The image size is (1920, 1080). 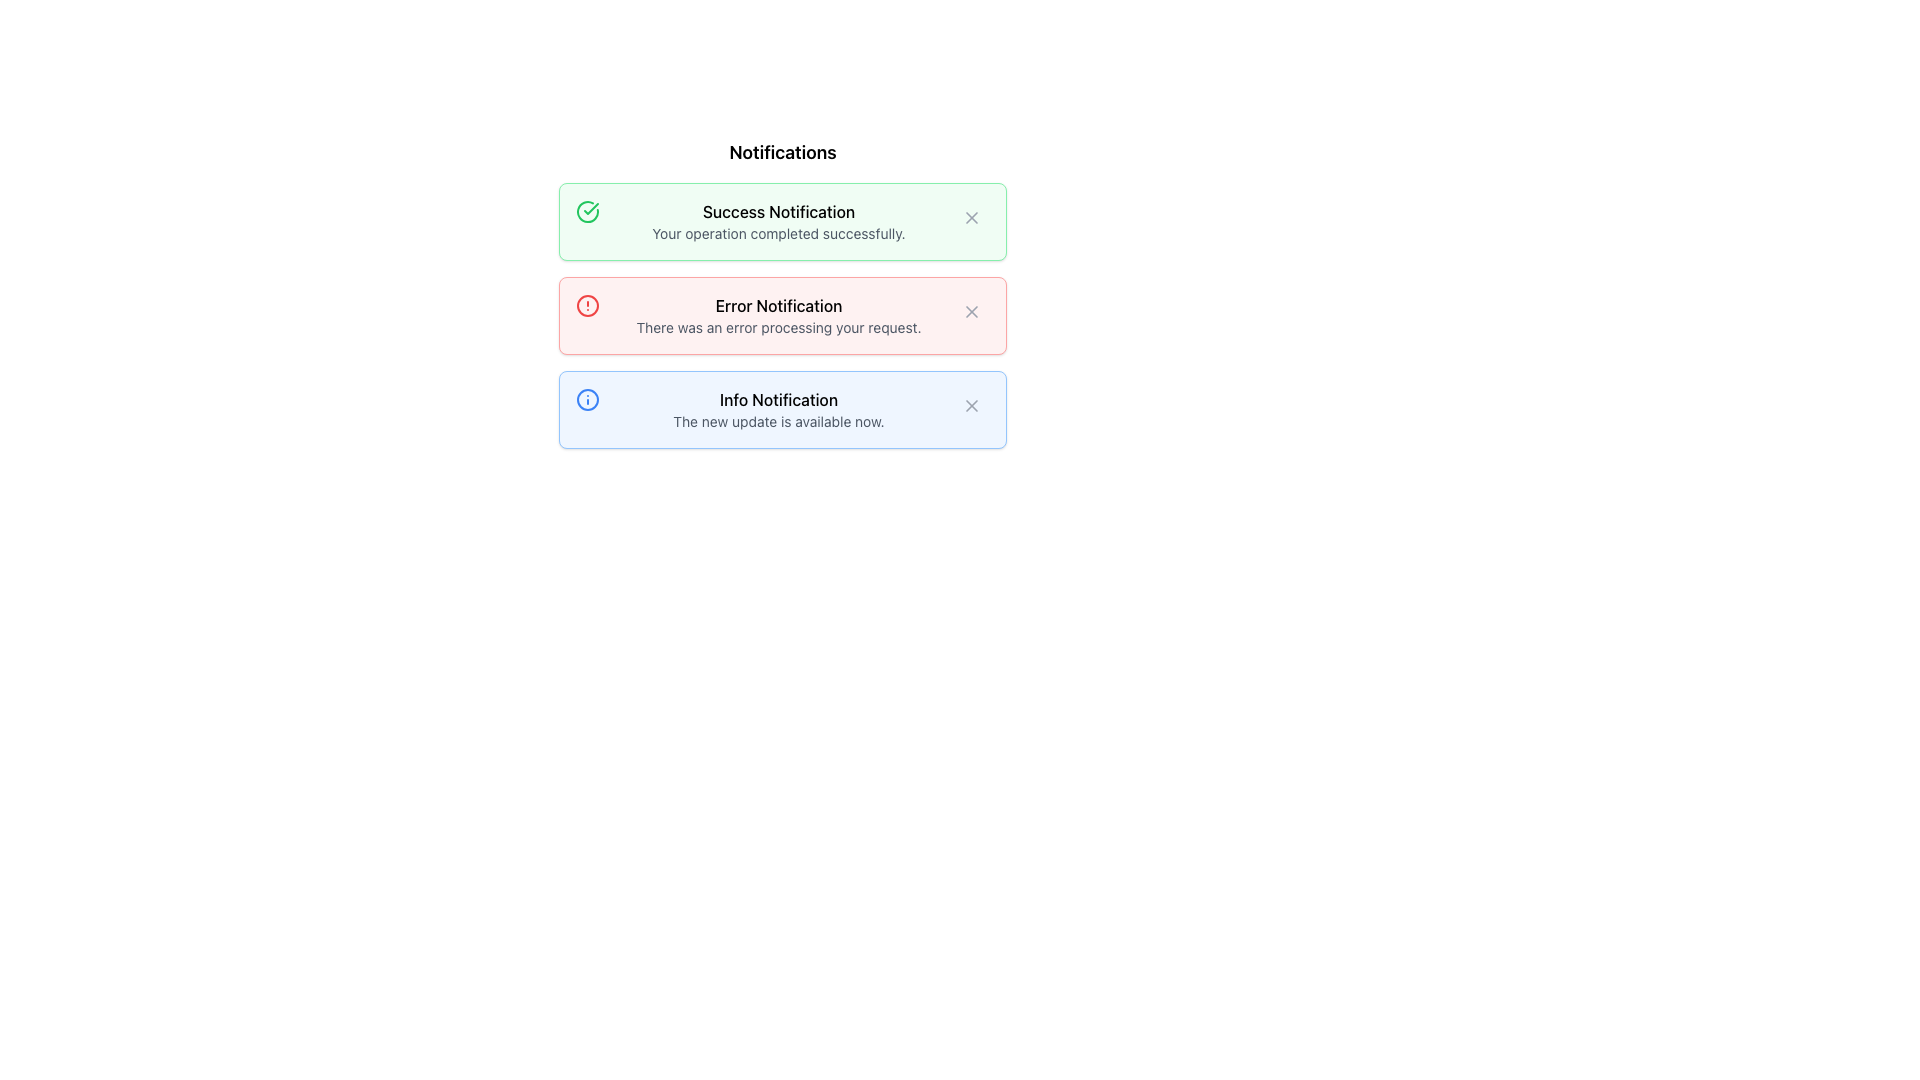 What do you see at coordinates (777, 315) in the screenshot?
I see `the 'Error Notification' text label, which displays a bold black title and a gray message text within a light red rectangular area, positioned centrally between the 'Success Notification' and 'Info Notification'` at bounding box center [777, 315].